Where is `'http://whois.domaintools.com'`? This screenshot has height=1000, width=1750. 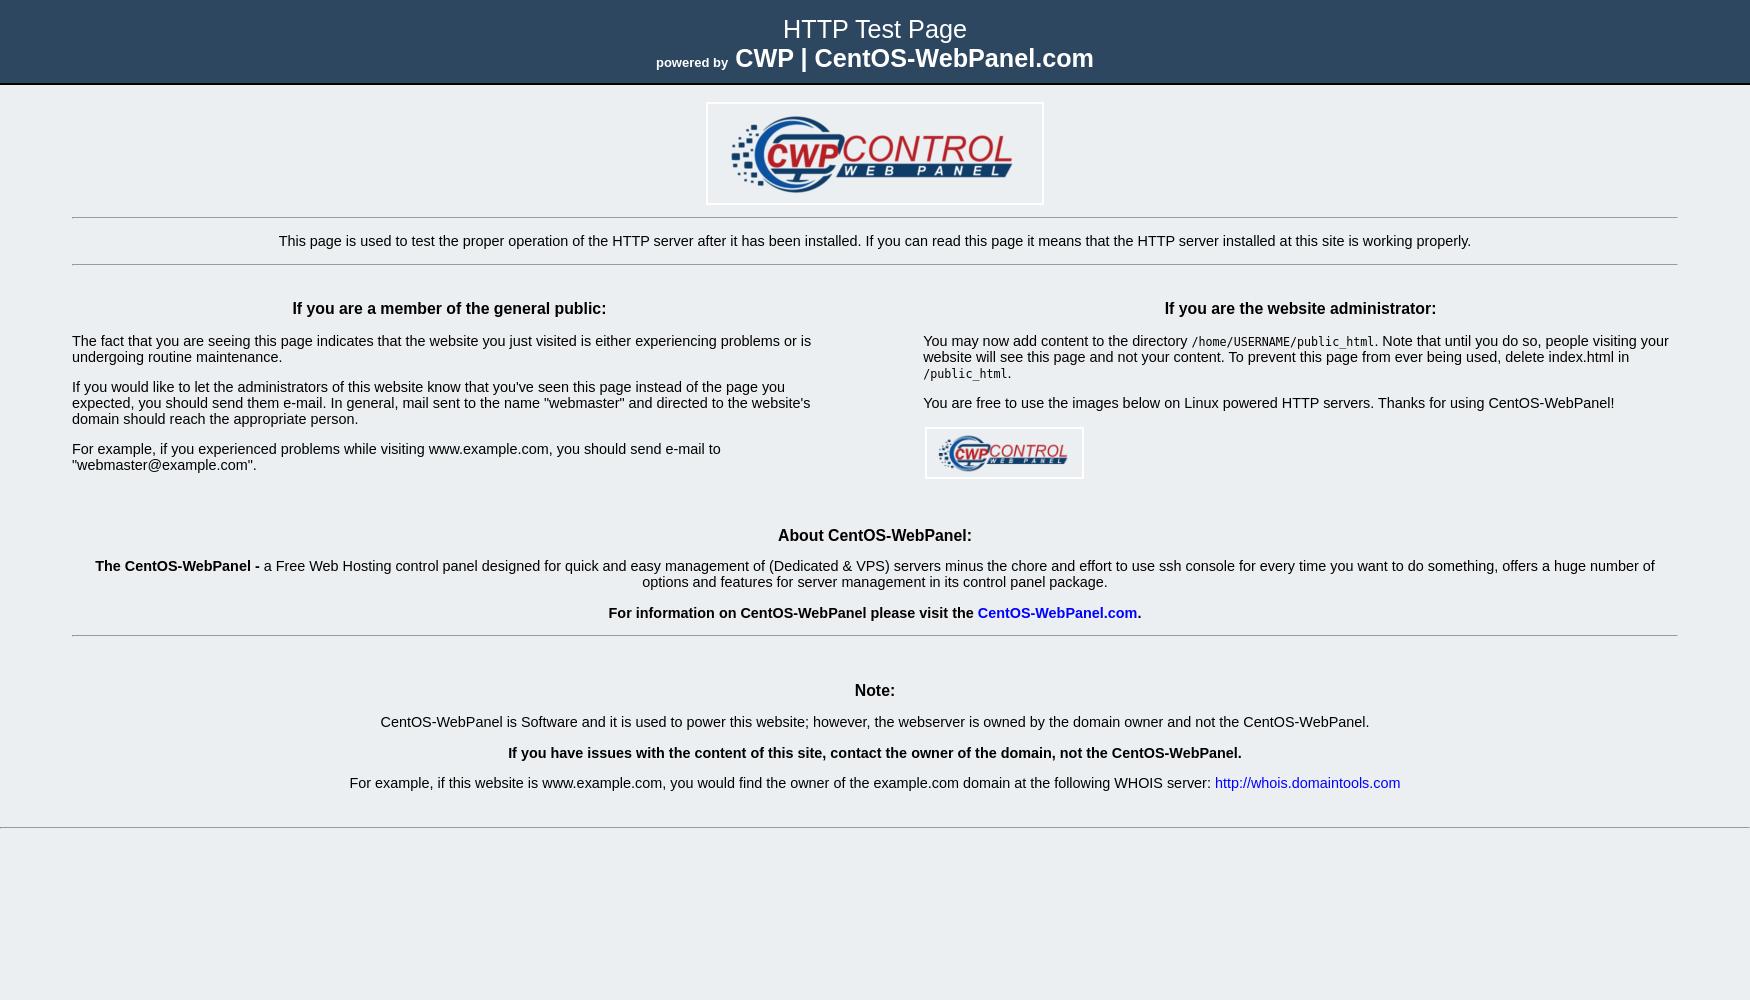 'http://whois.domaintools.com' is located at coordinates (1306, 782).